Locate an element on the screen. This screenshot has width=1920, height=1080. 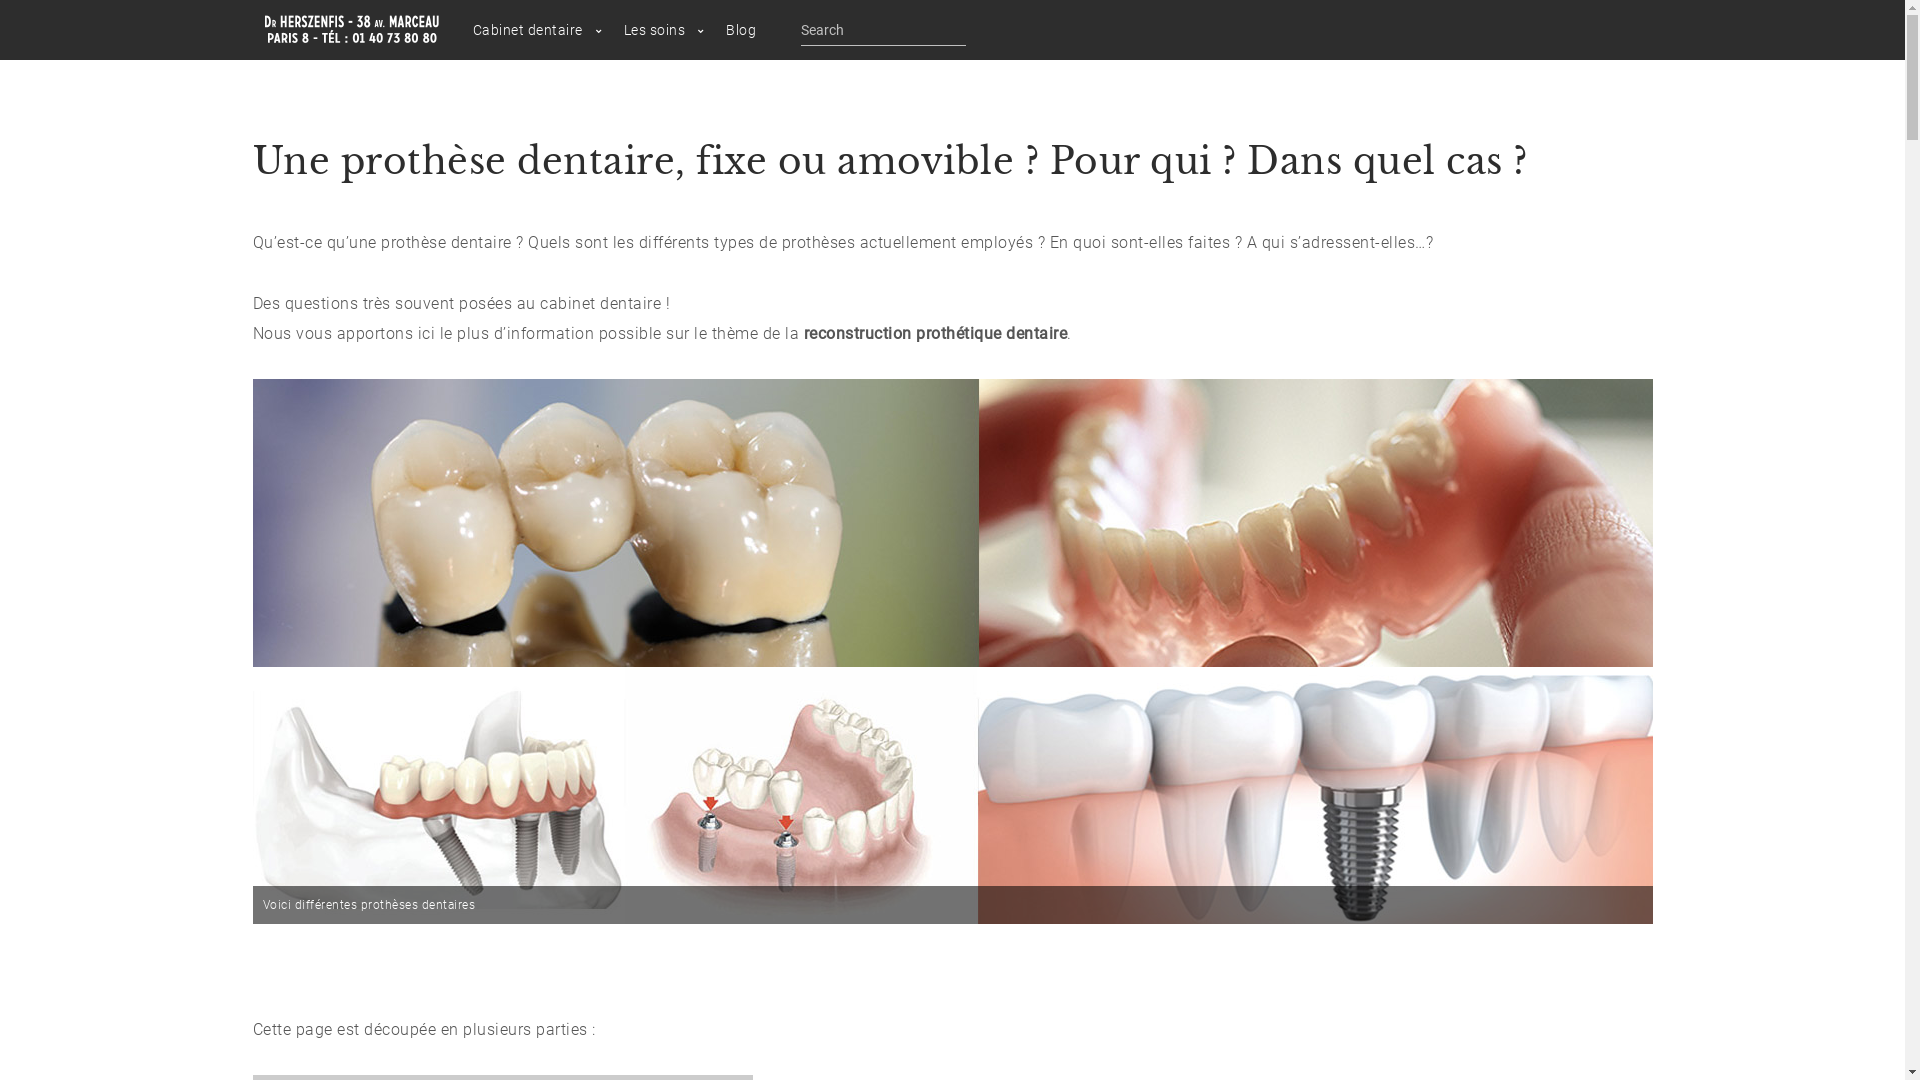
'Les soins' is located at coordinates (654, 30).